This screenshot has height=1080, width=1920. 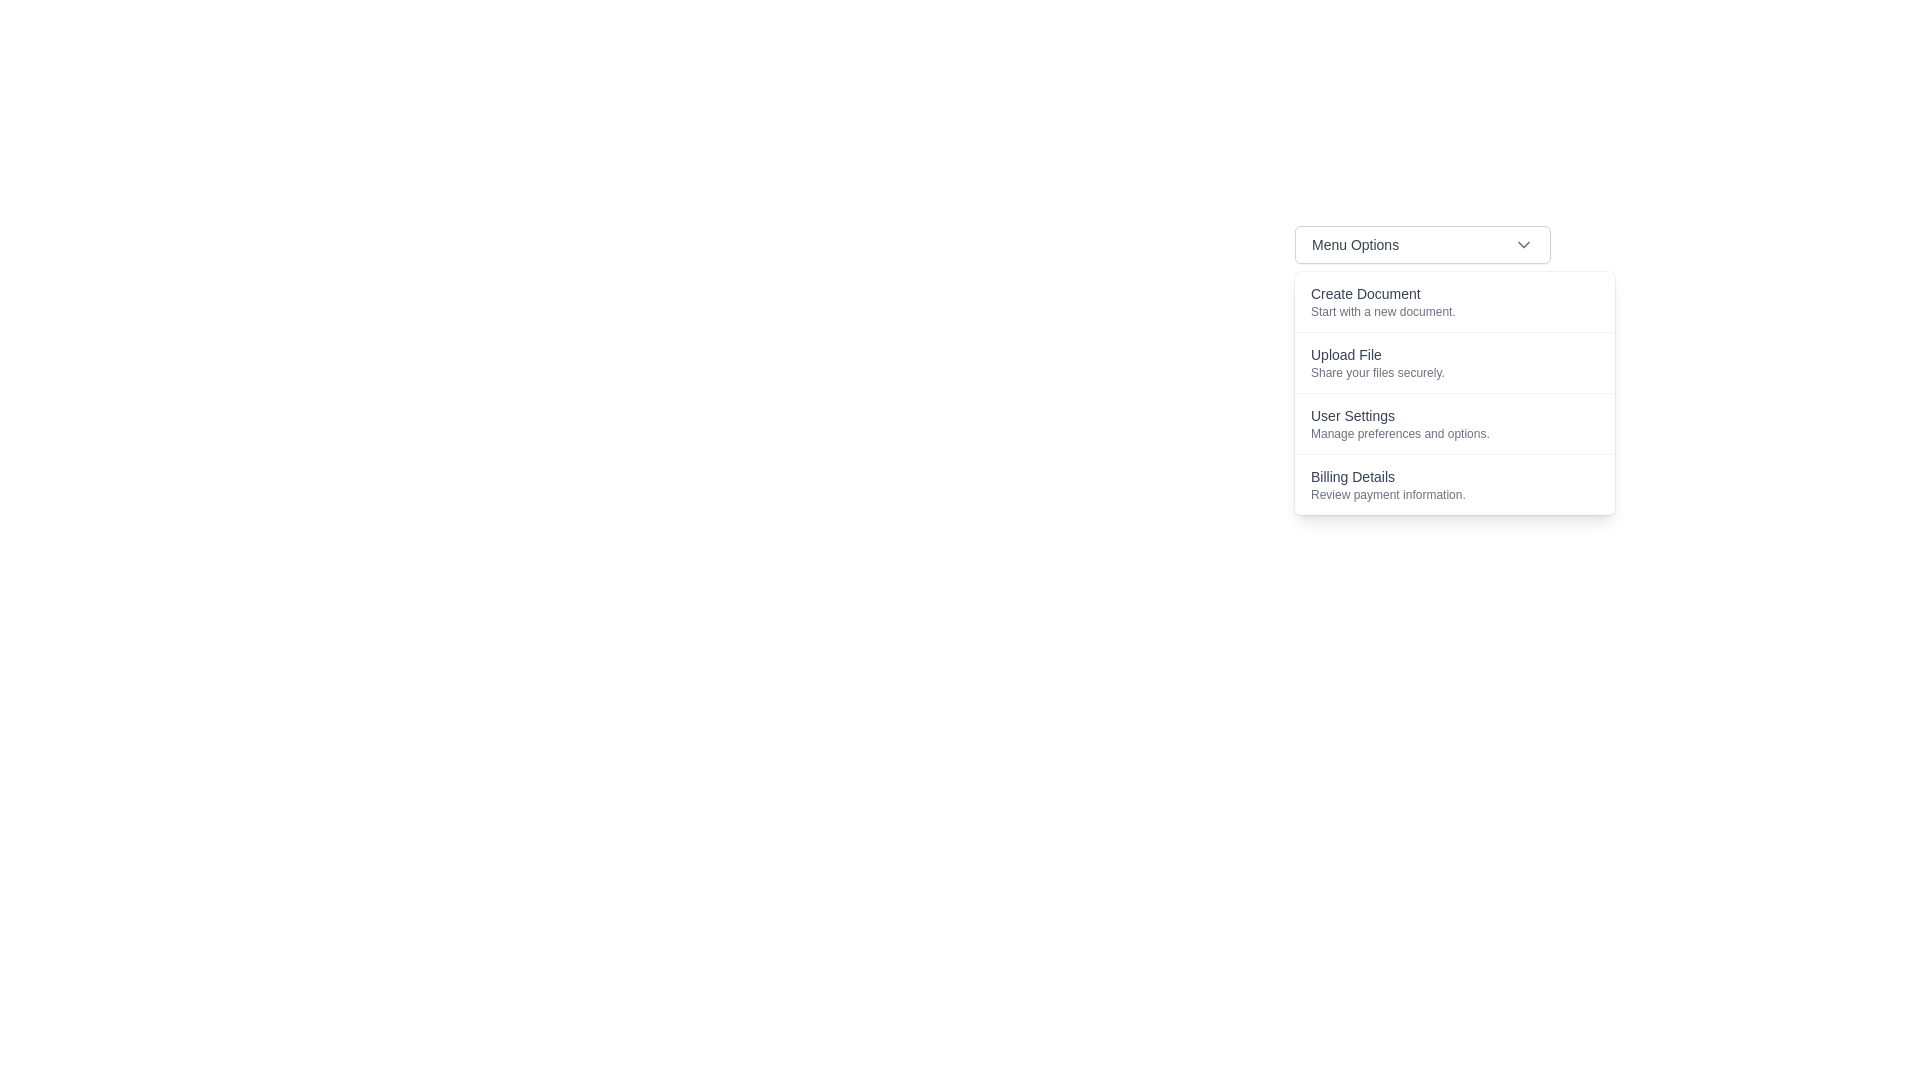 What do you see at coordinates (1454, 433) in the screenshot?
I see `the Text Label that provides additional details for the 'User Settings' section, located directly below the 'User Settings' label in the menu` at bounding box center [1454, 433].